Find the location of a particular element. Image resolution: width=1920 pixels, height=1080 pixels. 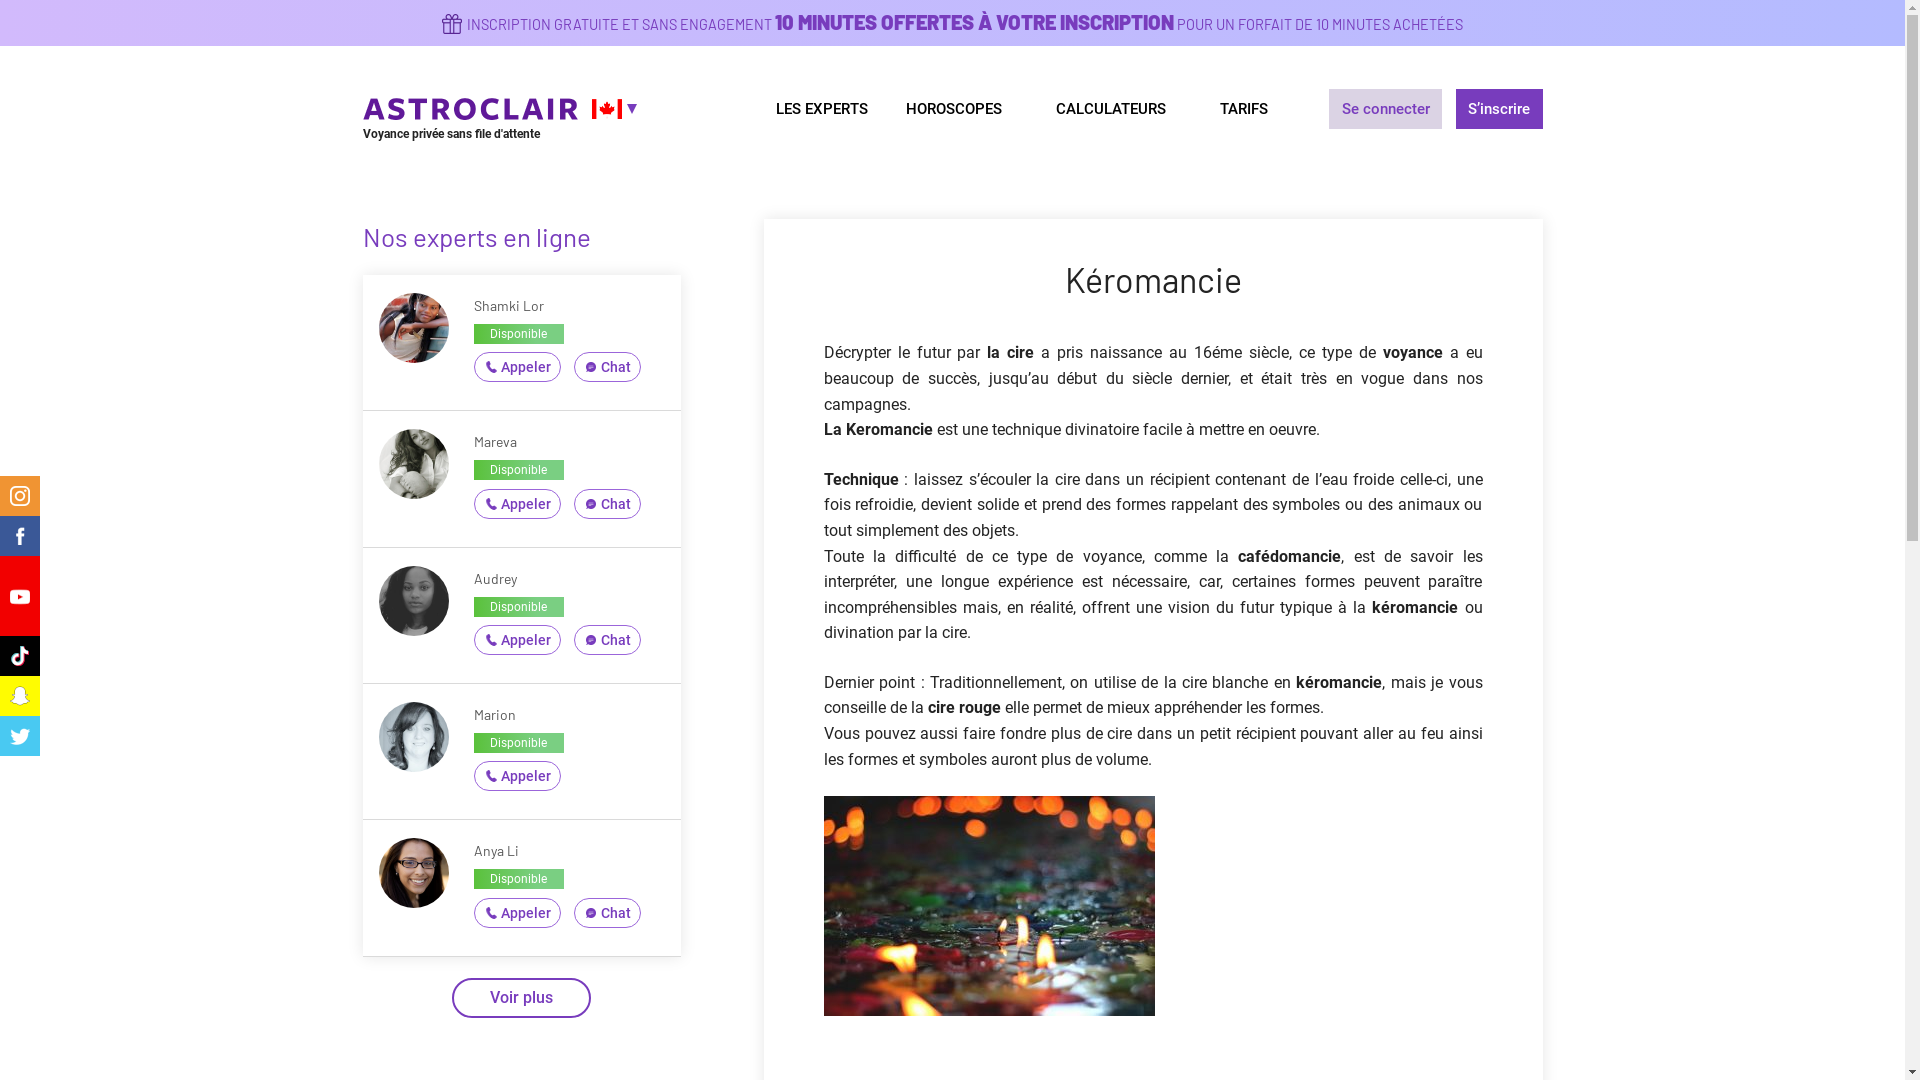

'Mareva' is located at coordinates (495, 440).